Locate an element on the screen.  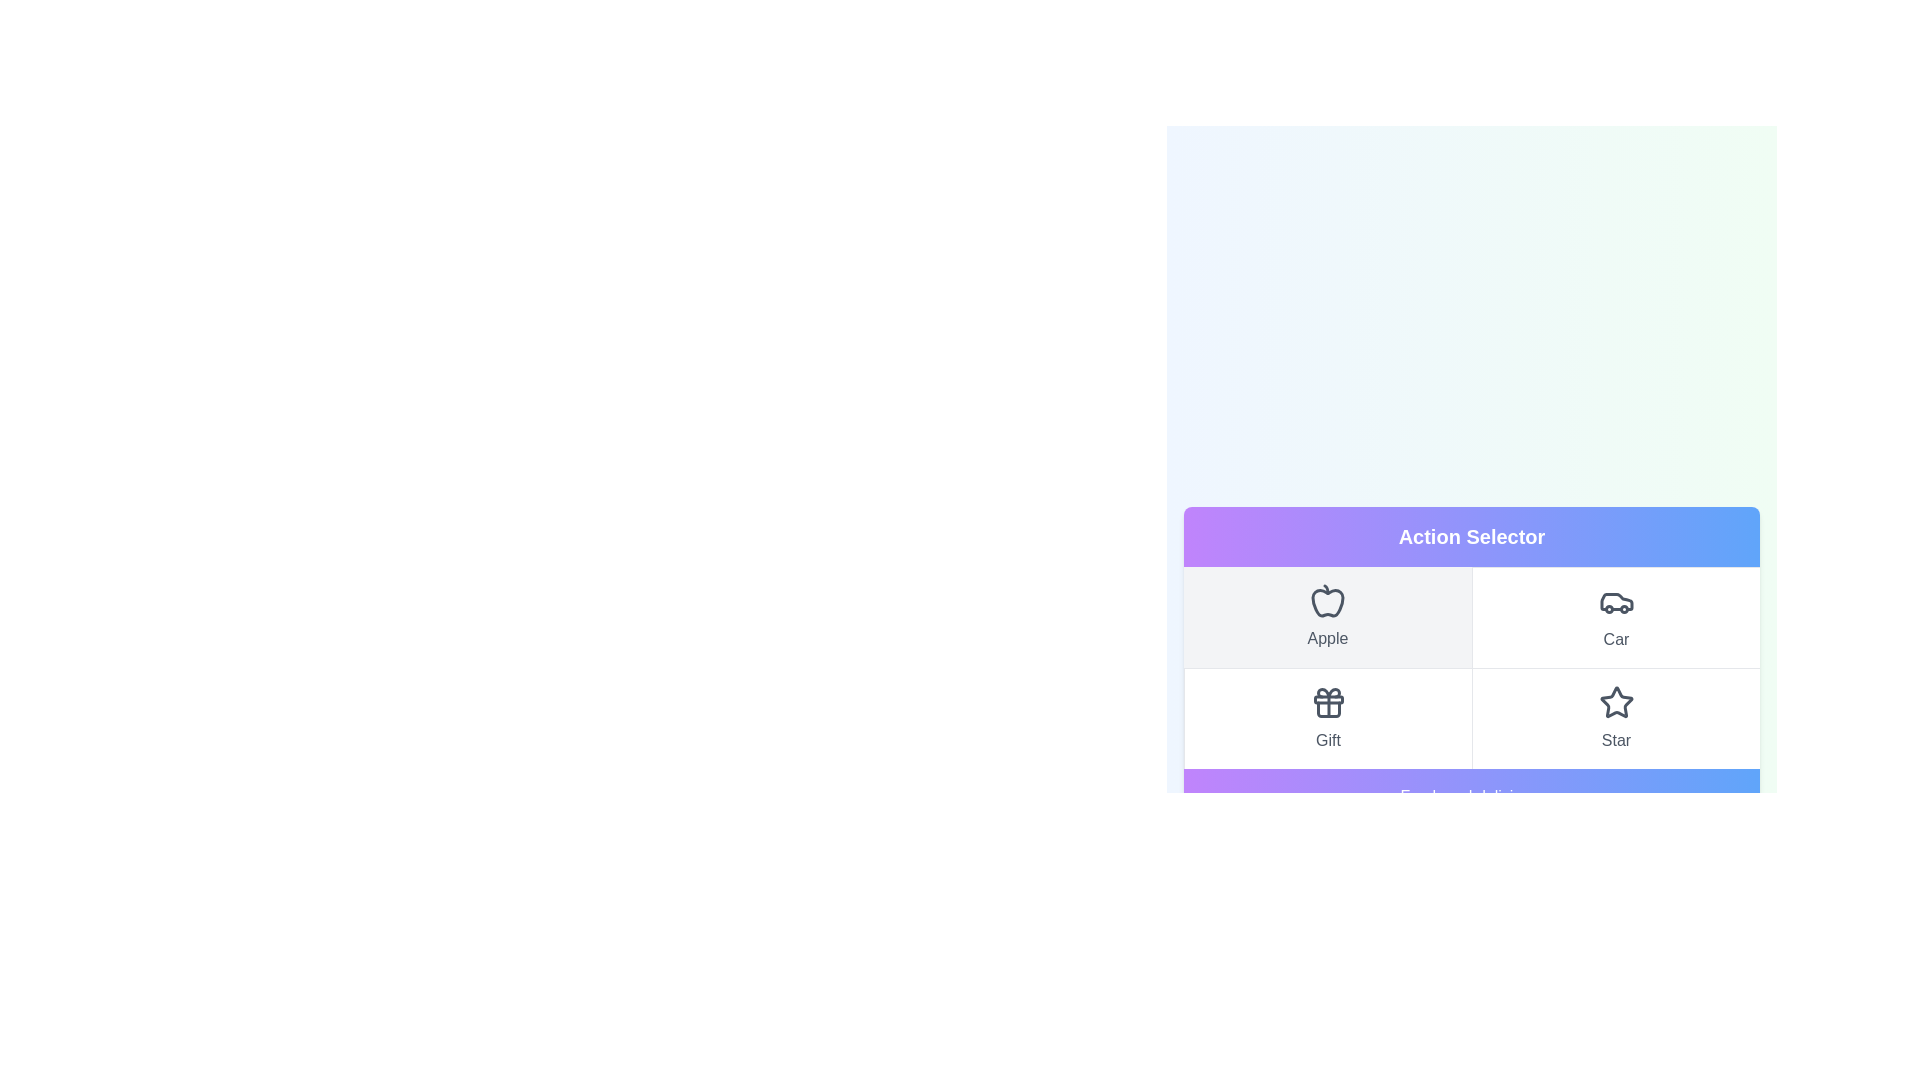
the star-shaped icon located in the bottom-right cell of the 'Action Selector' section, beneath the 'Car' icon and to the right of the 'Gift' icon is located at coordinates (1616, 701).